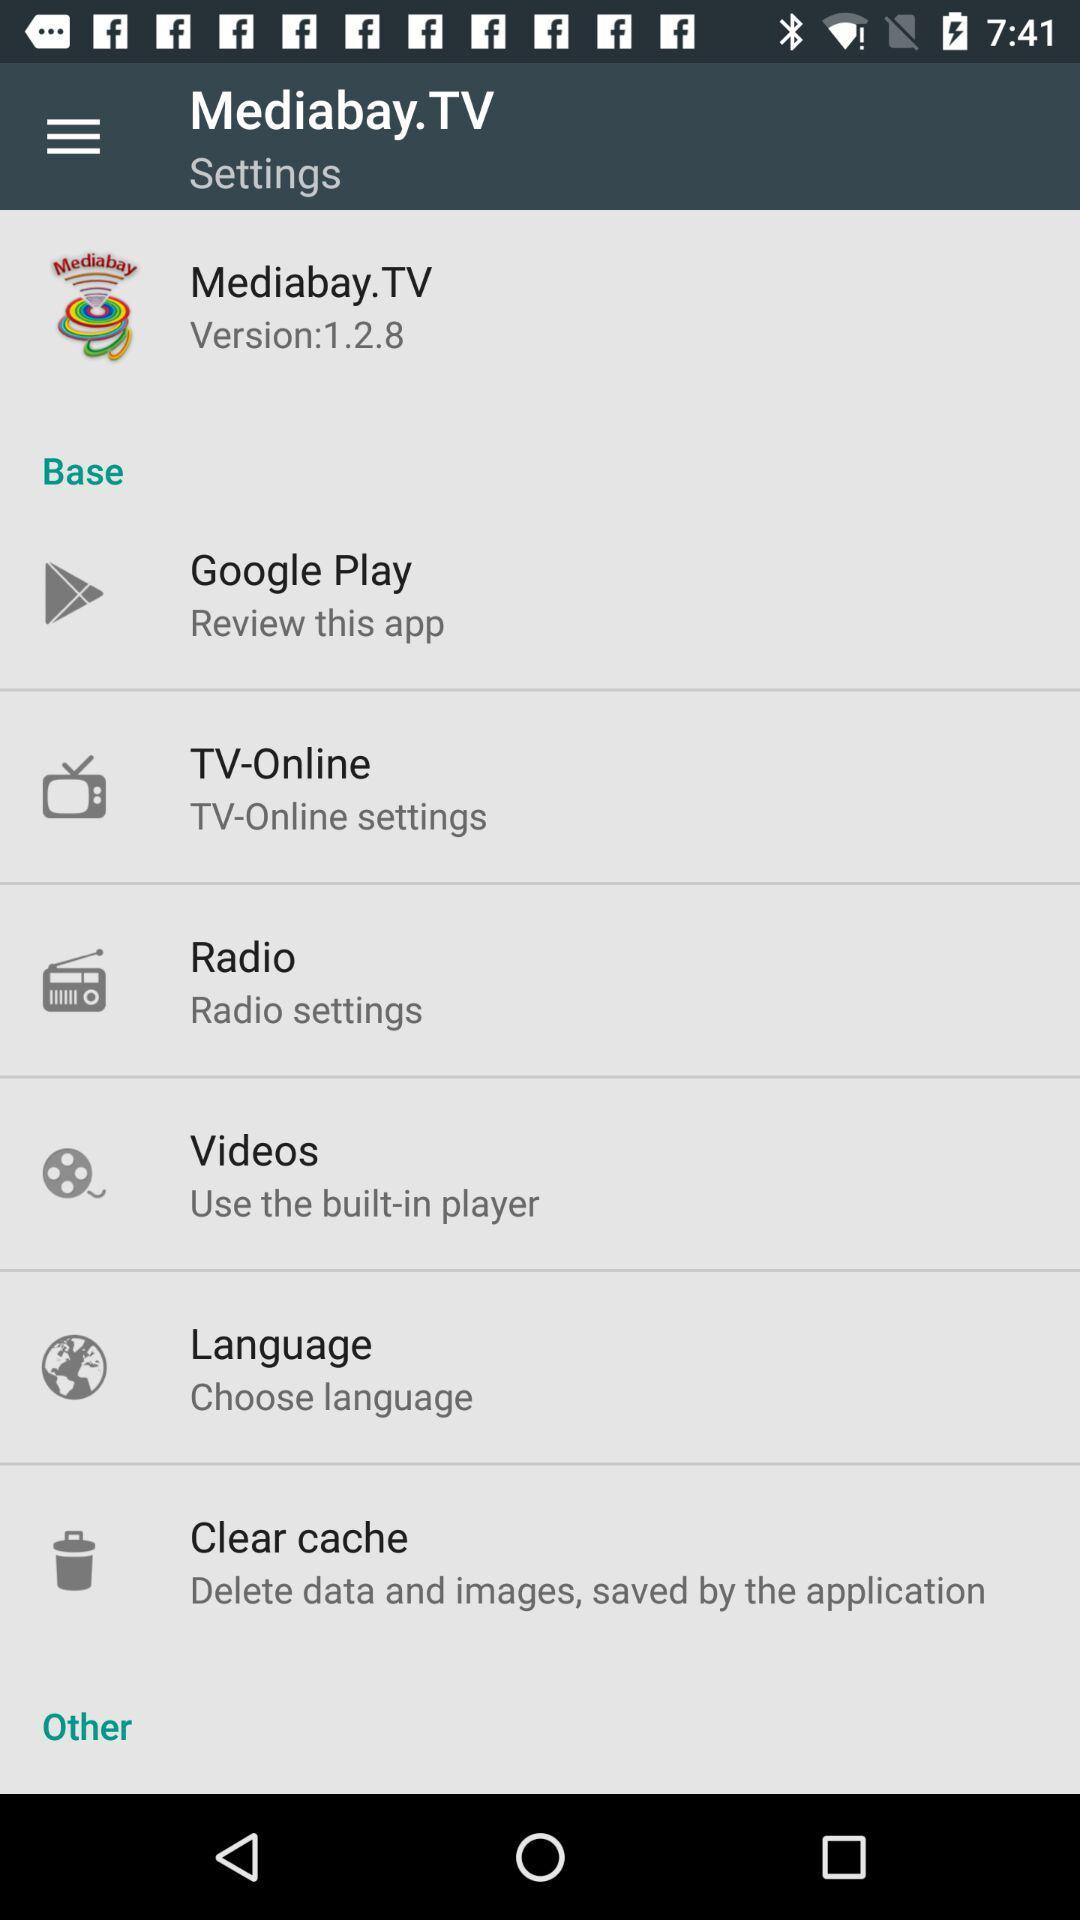 Image resolution: width=1080 pixels, height=1920 pixels. Describe the element at coordinates (297, 333) in the screenshot. I see `the icon above base` at that location.